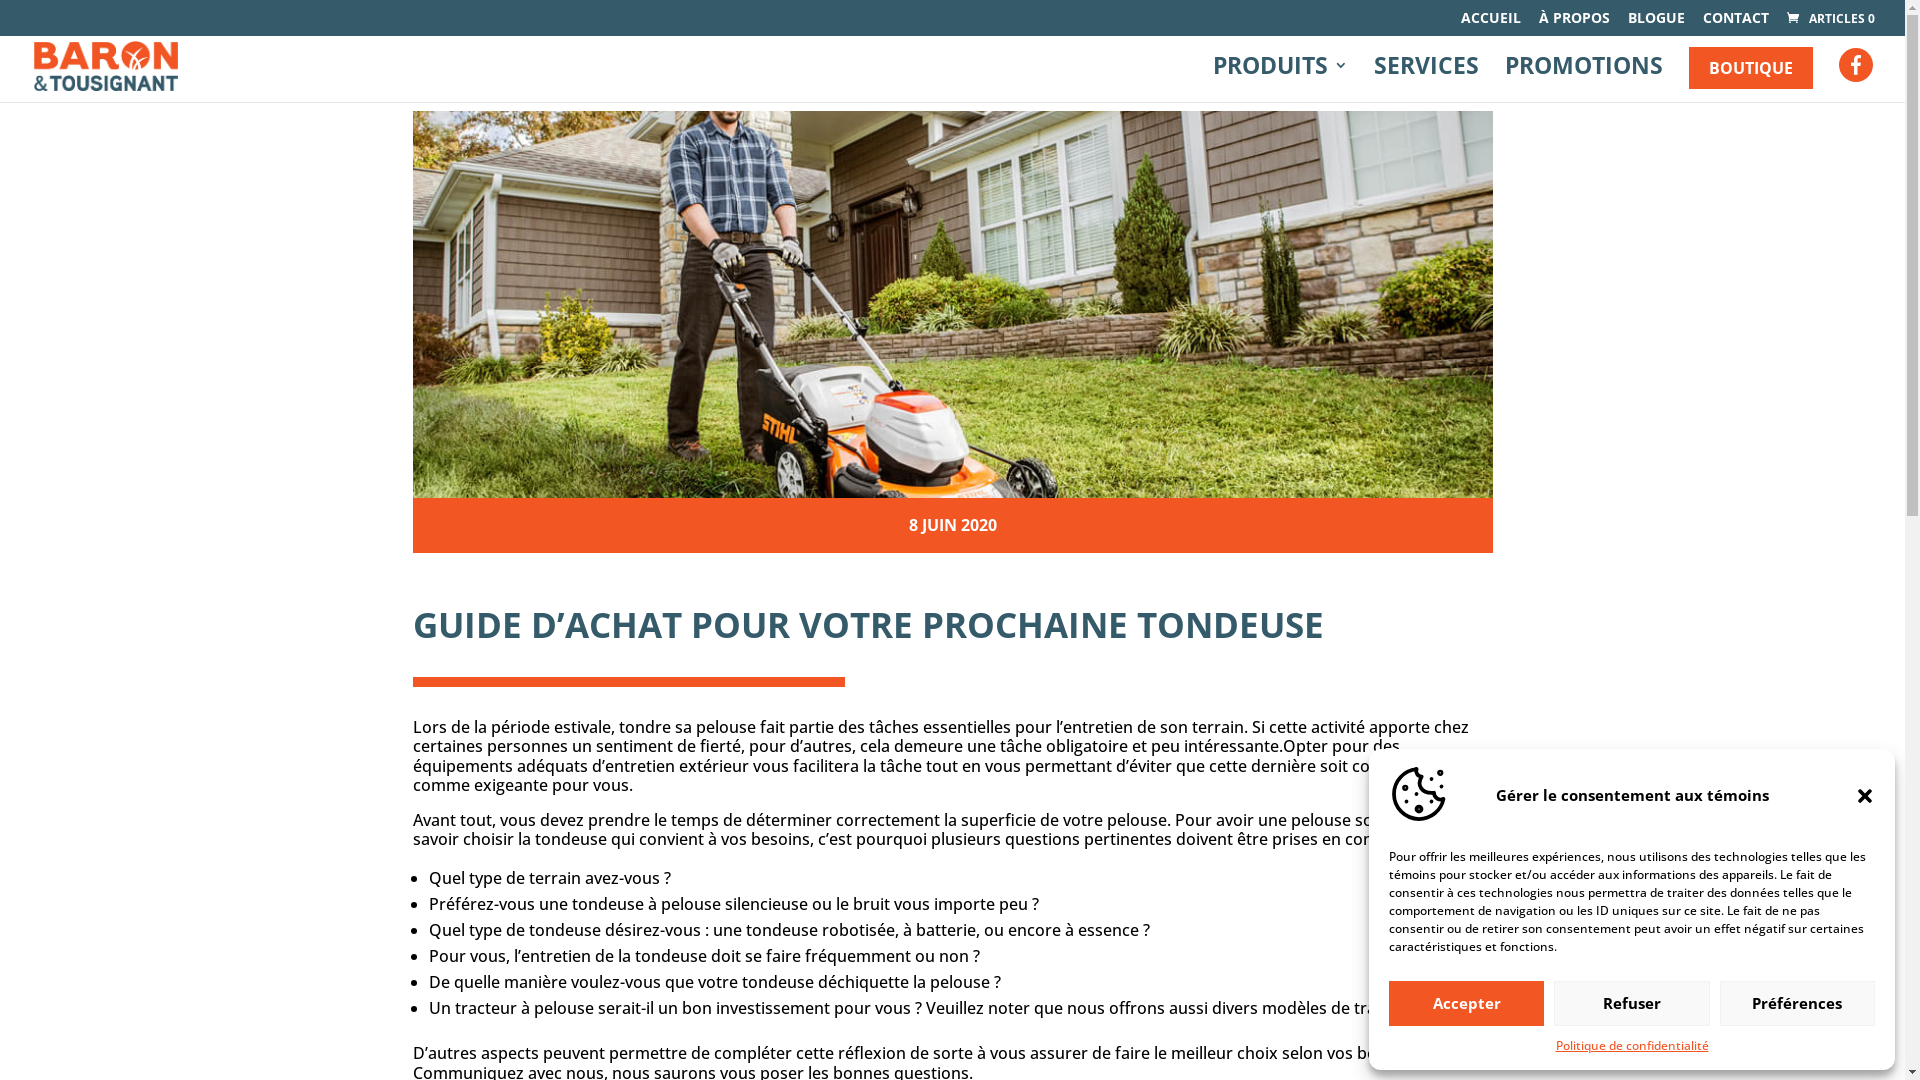 The width and height of the screenshot is (1920, 1080). Describe the element at coordinates (1280, 79) in the screenshot. I see `'PRODUITS'` at that location.